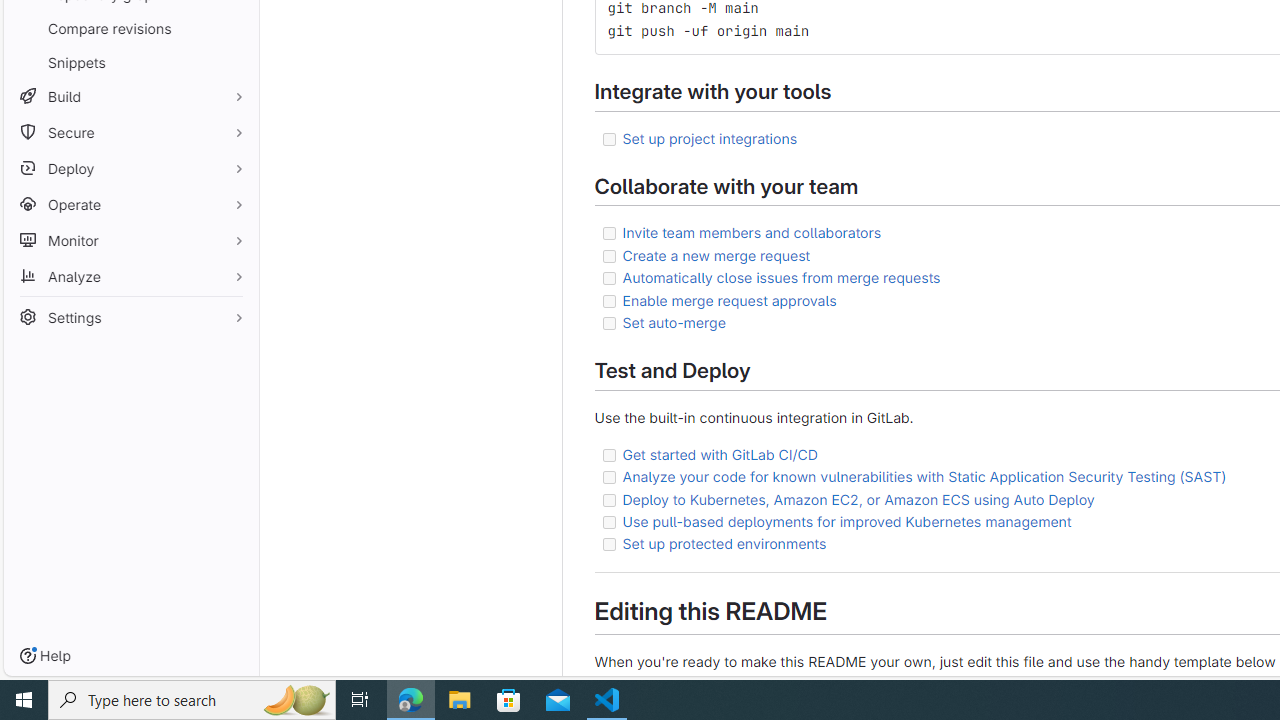  Describe the element at coordinates (130, 28) in the screenshot. I see `'Compare revisions'` at that location.